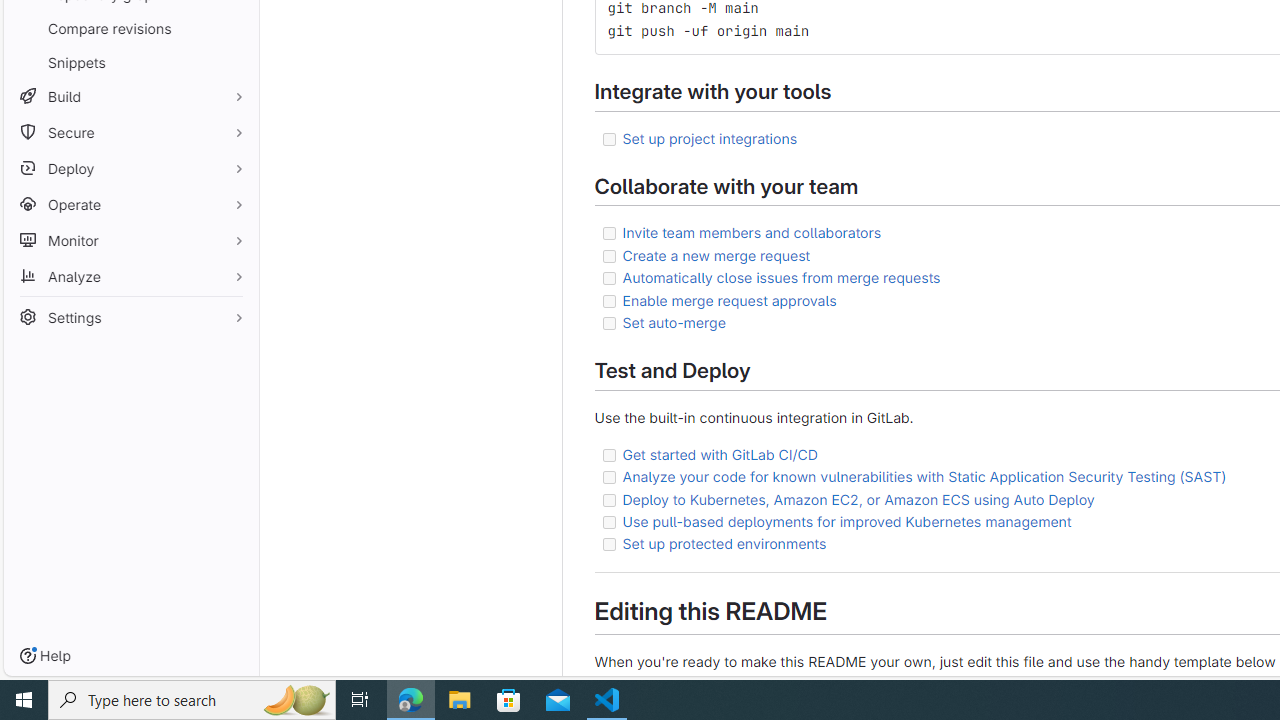  Describe the element at coordinates (130, 28) in the screenshot. I see `'Compare revisions'` at that location.